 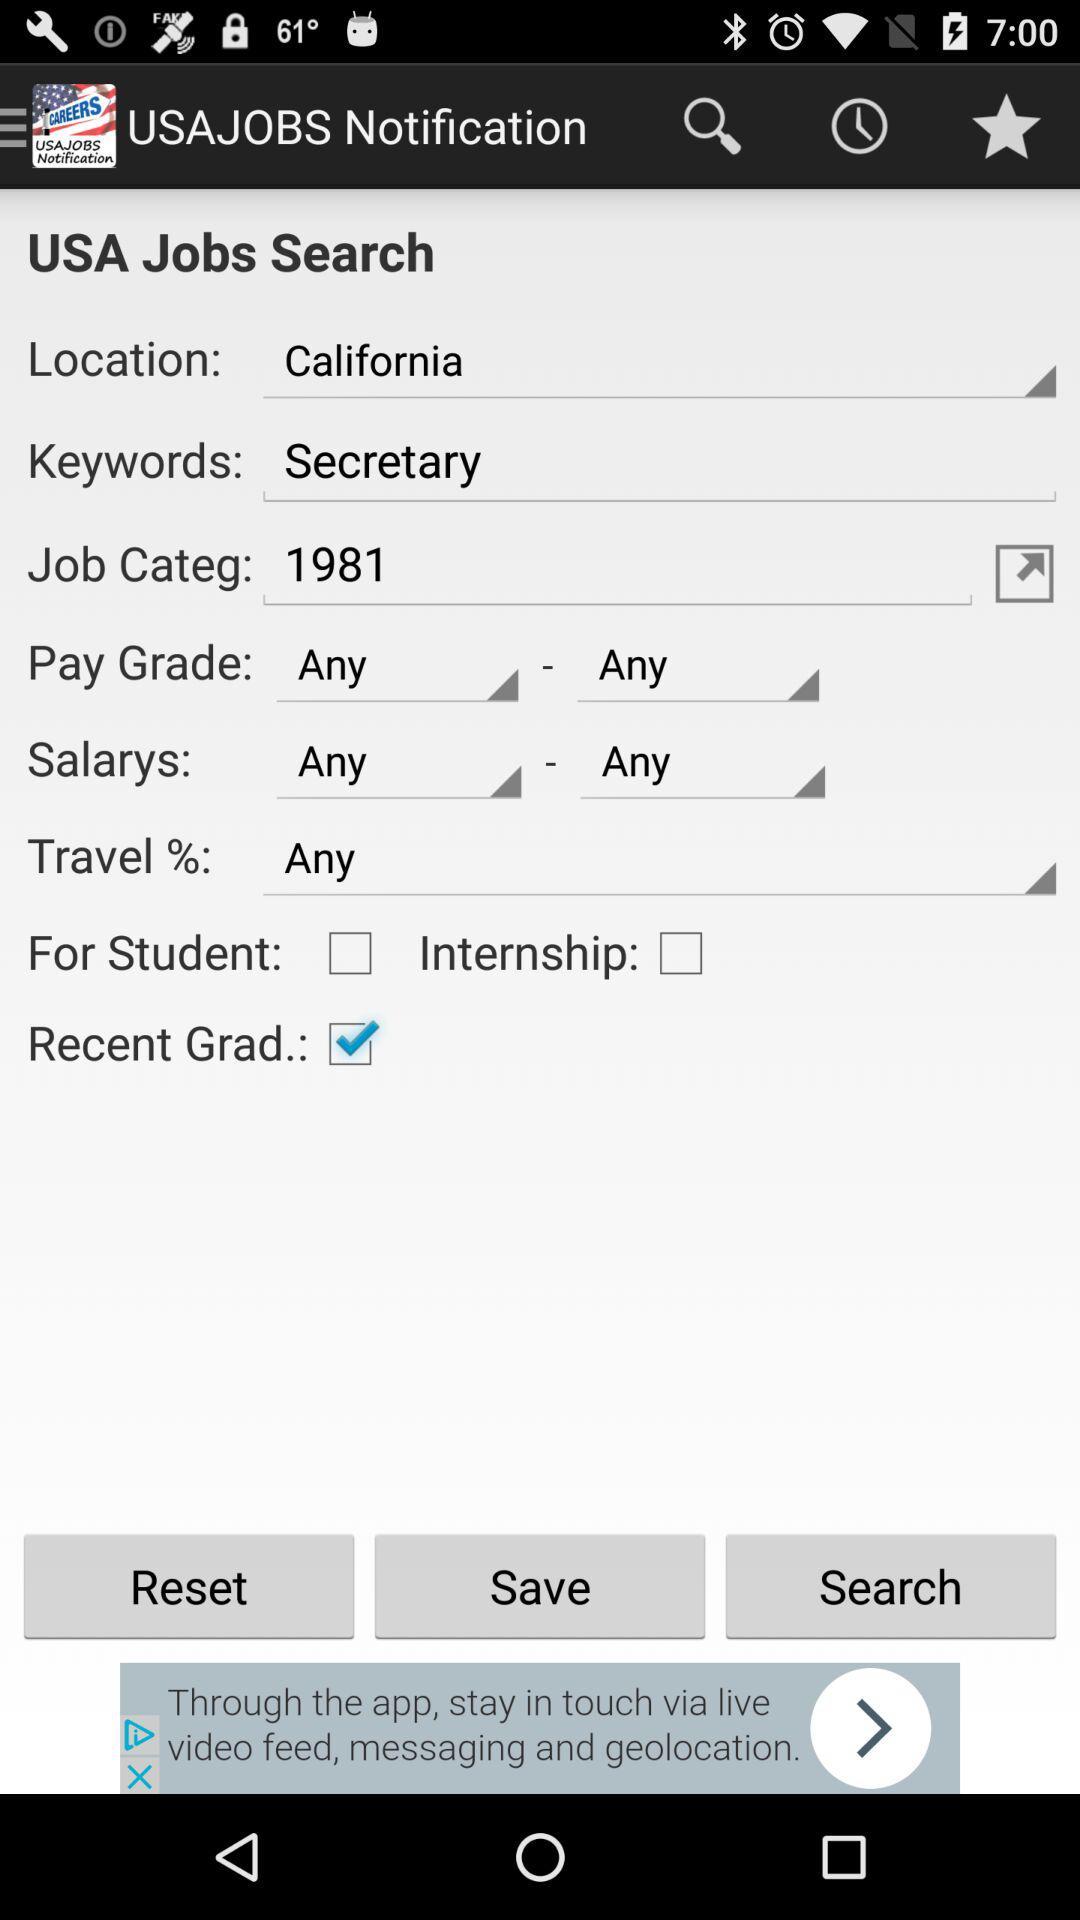 I want to click on check here if you are a recent graduate, so click(x=349, y=1042).